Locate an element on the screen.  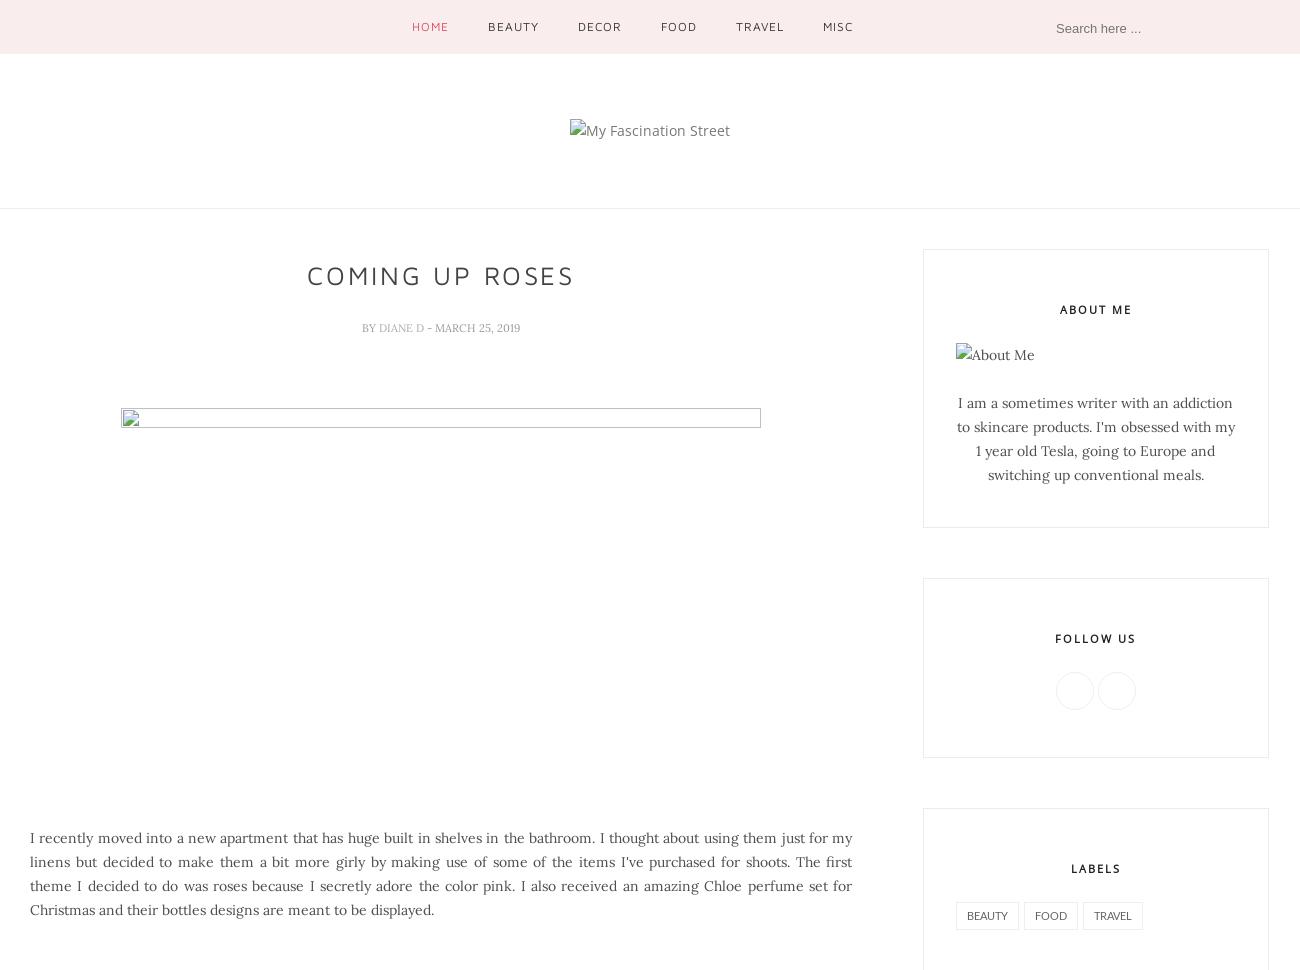
'Beauty' is located at coordinates (485, 26).